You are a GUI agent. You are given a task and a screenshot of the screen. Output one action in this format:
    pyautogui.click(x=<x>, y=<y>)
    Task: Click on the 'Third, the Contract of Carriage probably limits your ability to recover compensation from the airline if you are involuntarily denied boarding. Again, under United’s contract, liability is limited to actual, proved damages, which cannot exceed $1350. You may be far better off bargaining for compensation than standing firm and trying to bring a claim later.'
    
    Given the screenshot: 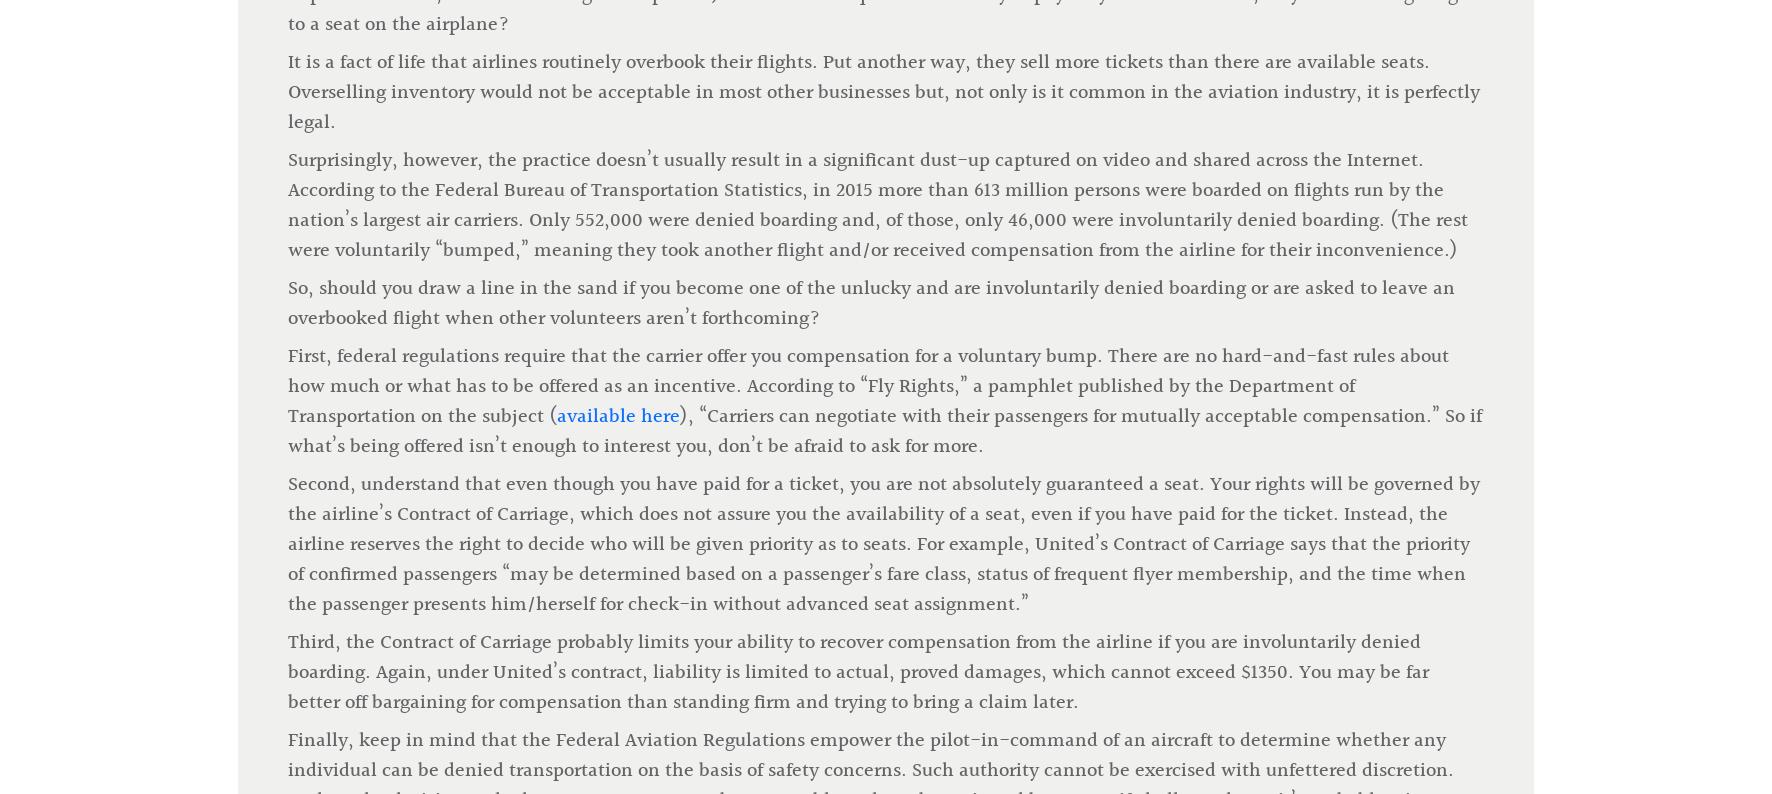 What is the action you would take?
    pyautogui.click(x=858, y=340)
    